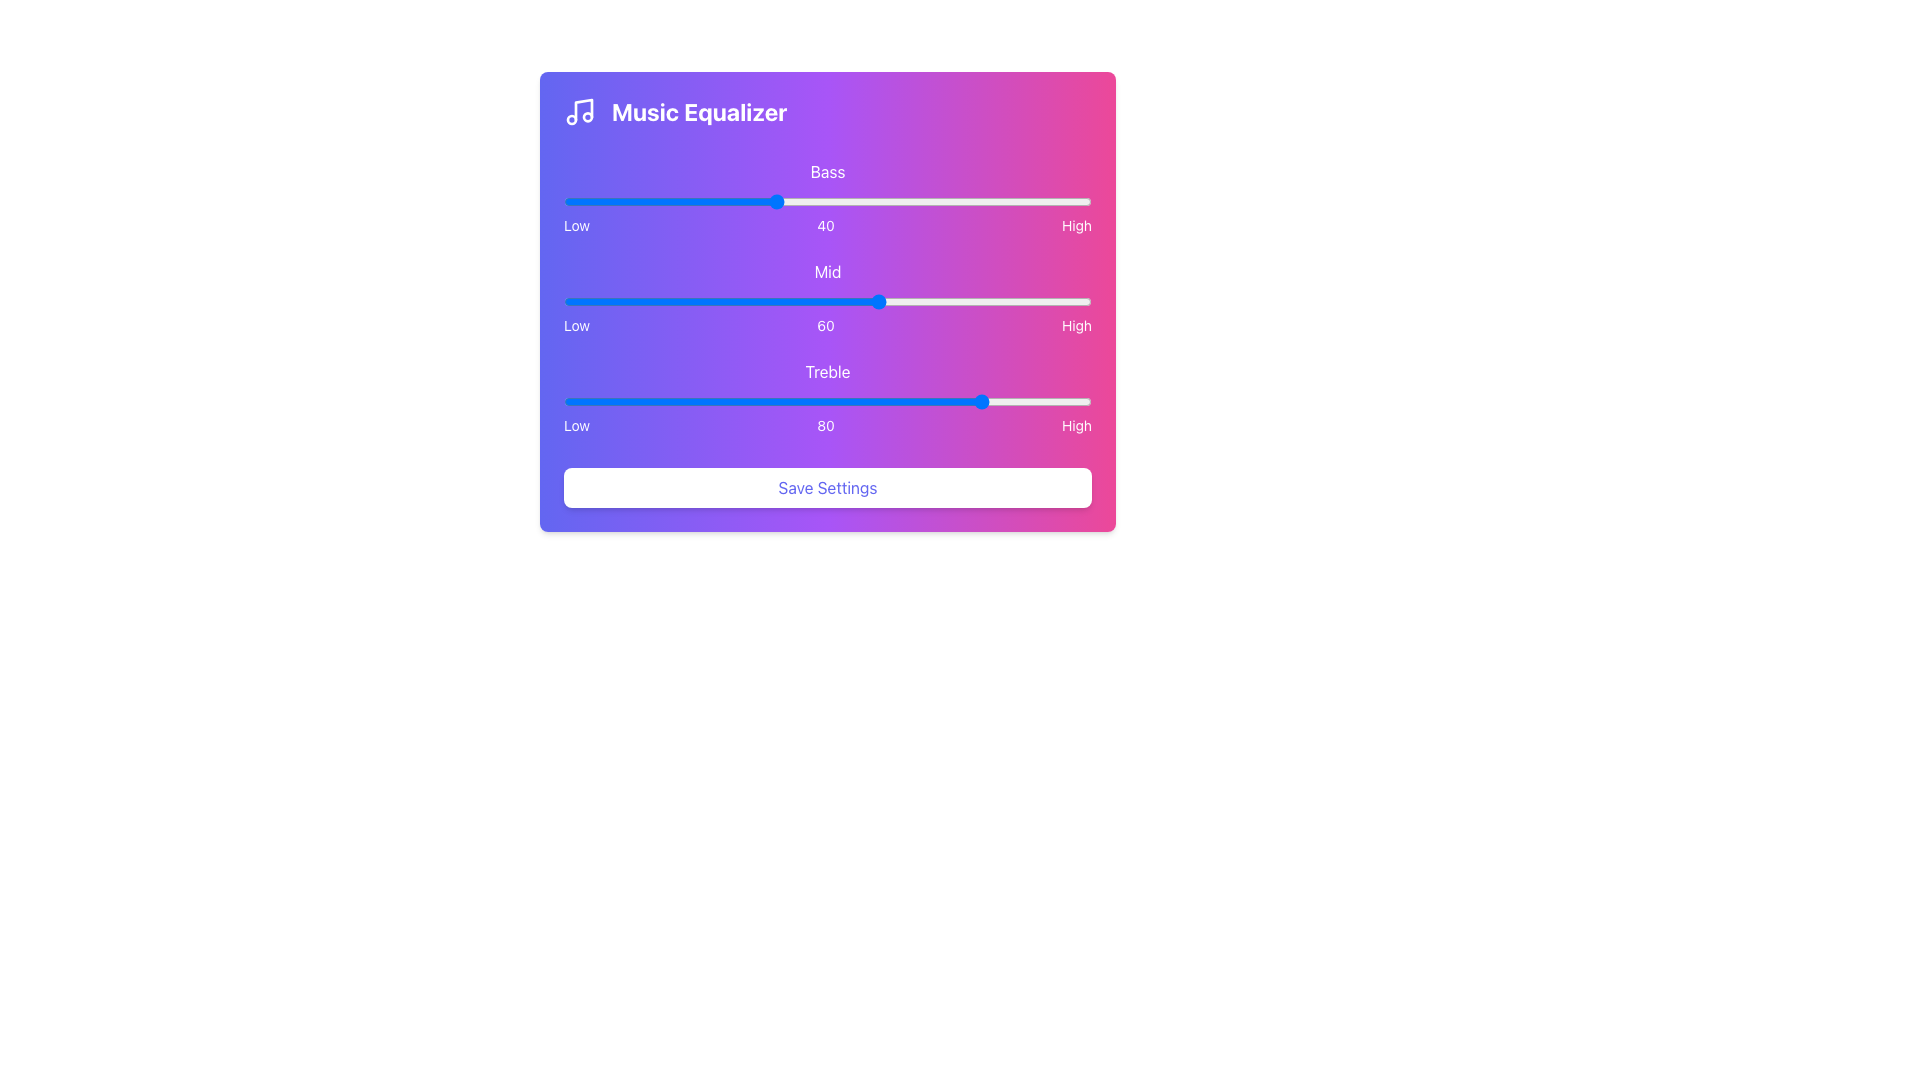 This screenshot has width=1920, height=1080. I want to click on the label indicating the middle frequency range setting of the equalizer, which contains the text 'MidLow60High' and is positioned above the range slider, so click(828, 272).